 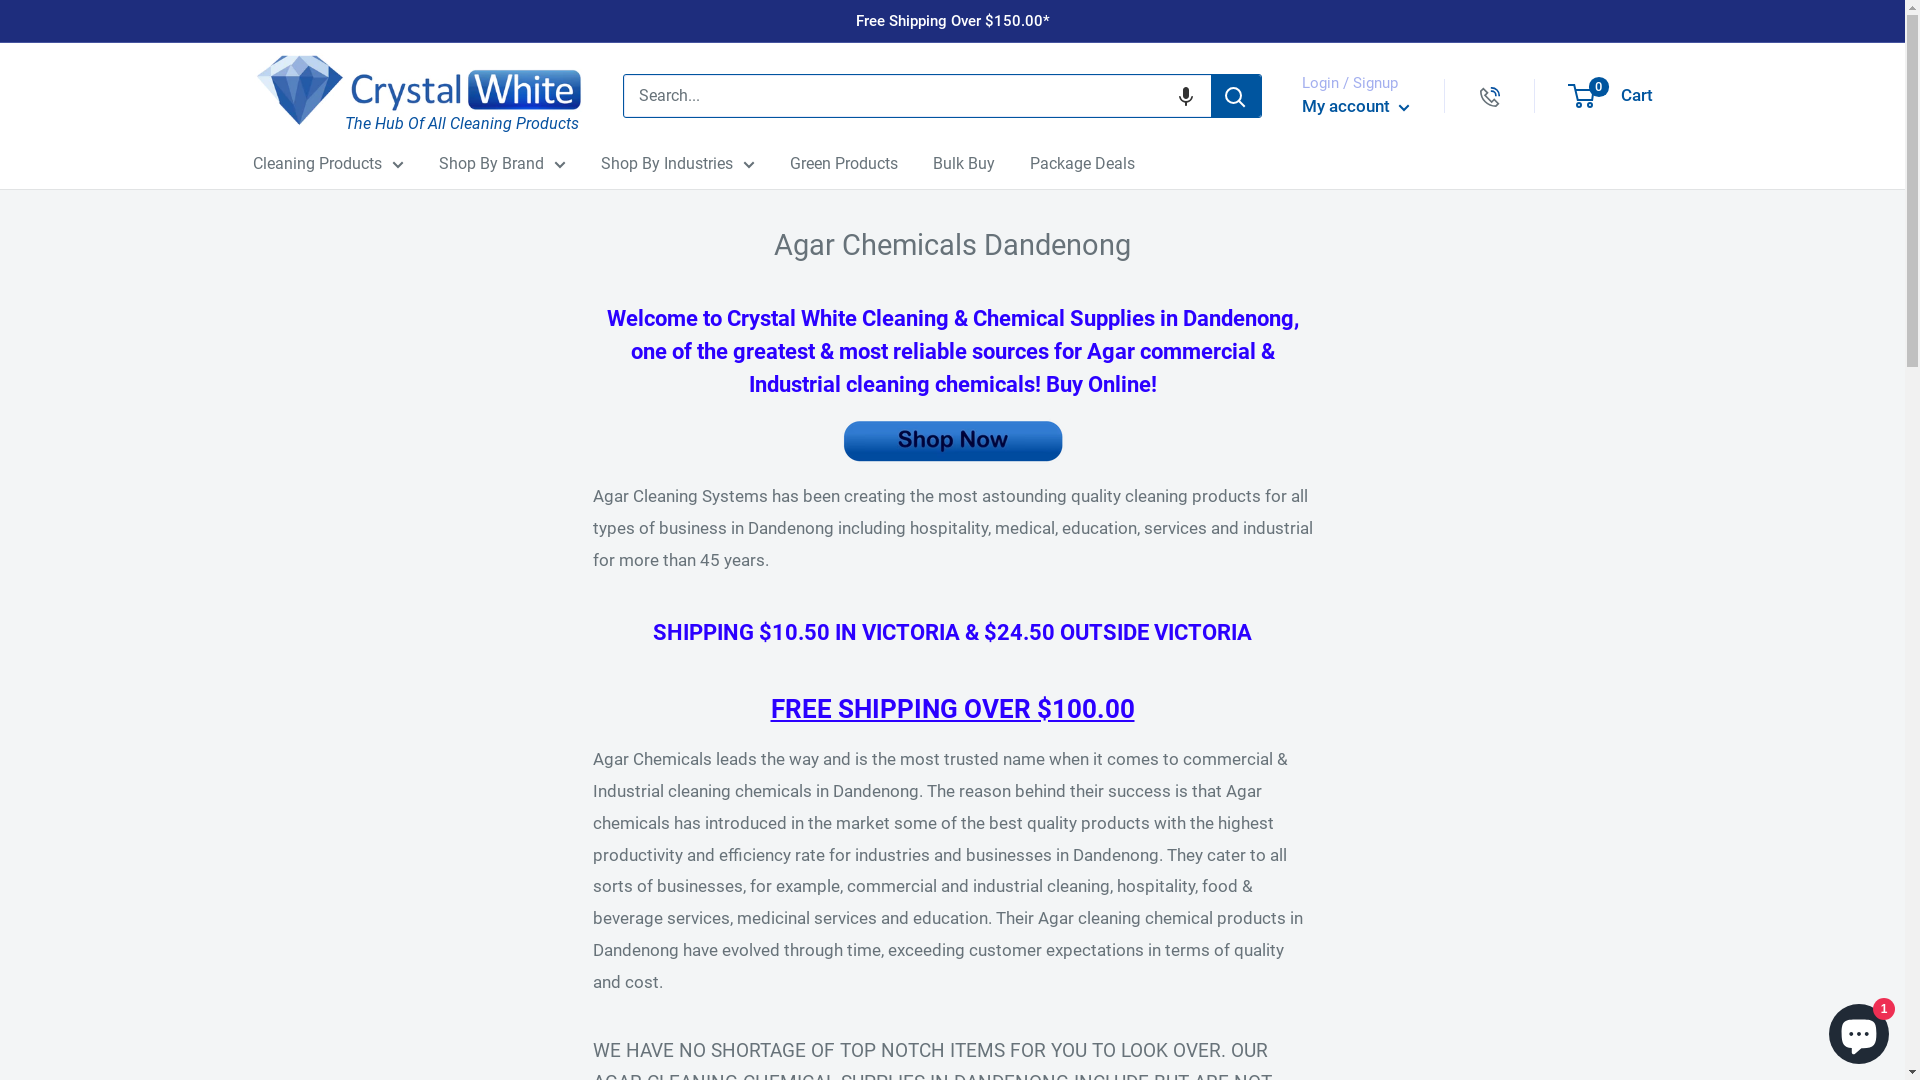 What do you see at coordinates (1857, 1029) in the screenshot?
I see `'Shopify online store chat'` at bounding box center [1857, 1029].